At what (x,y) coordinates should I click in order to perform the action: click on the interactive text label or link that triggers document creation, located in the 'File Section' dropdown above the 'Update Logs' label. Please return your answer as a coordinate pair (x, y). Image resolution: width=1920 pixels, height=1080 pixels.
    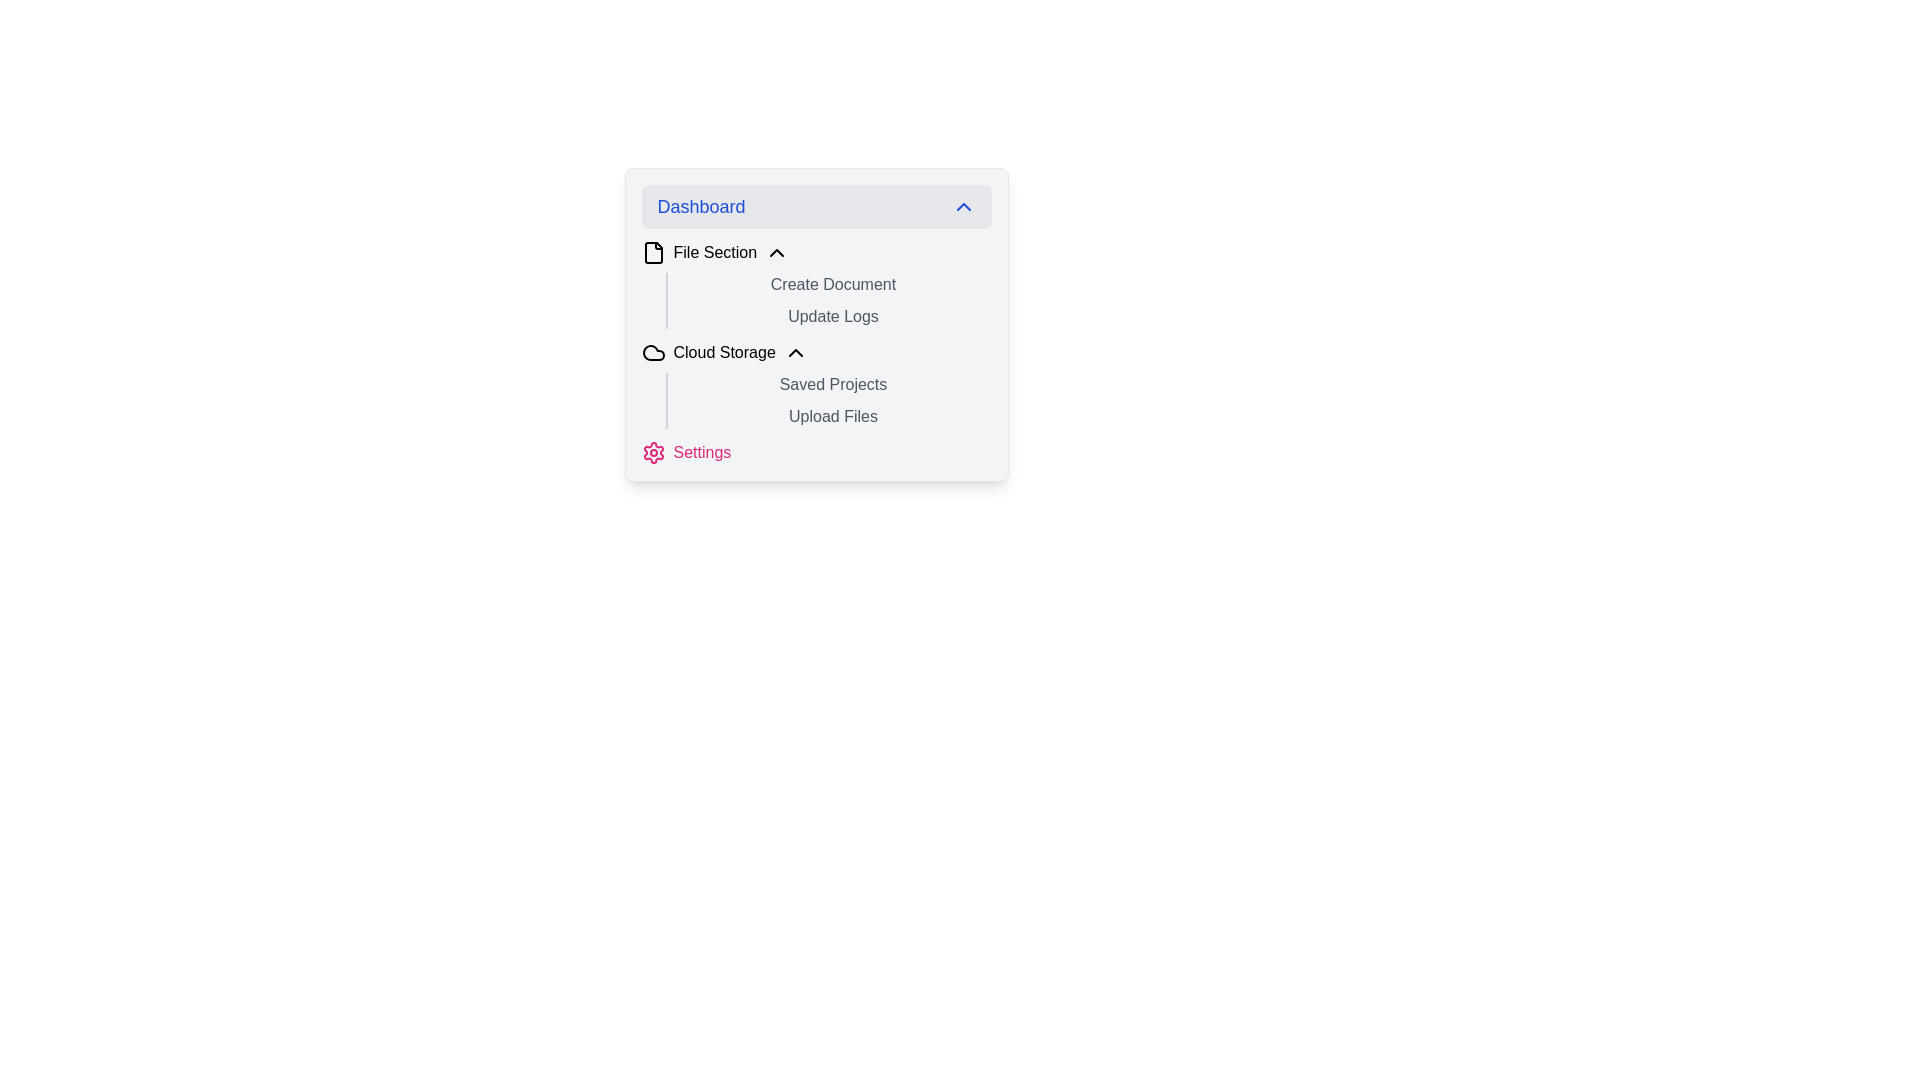
    Looking at the image, I should click on (816, 285).